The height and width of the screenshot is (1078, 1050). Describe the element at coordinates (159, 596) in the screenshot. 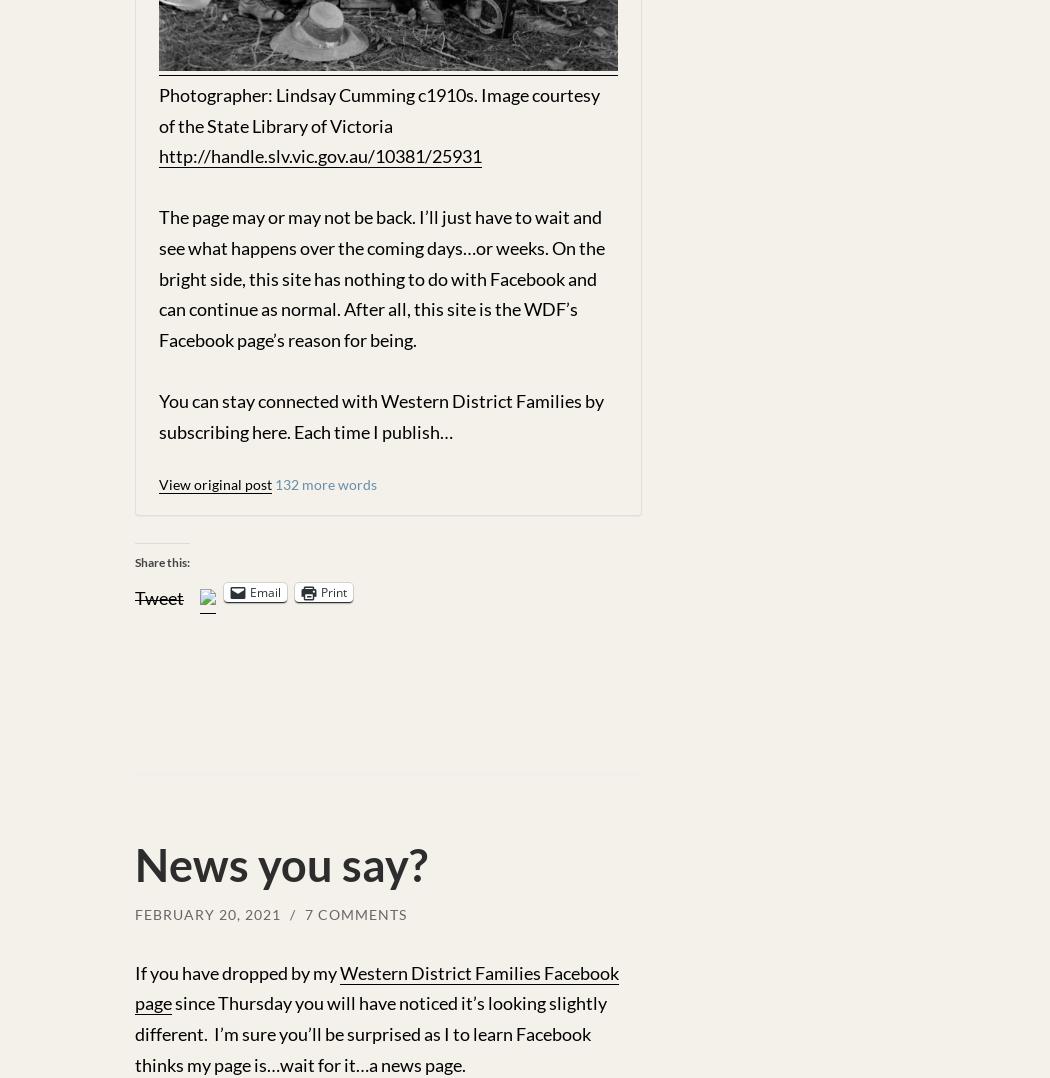

I see `'Tweet'` at that location.